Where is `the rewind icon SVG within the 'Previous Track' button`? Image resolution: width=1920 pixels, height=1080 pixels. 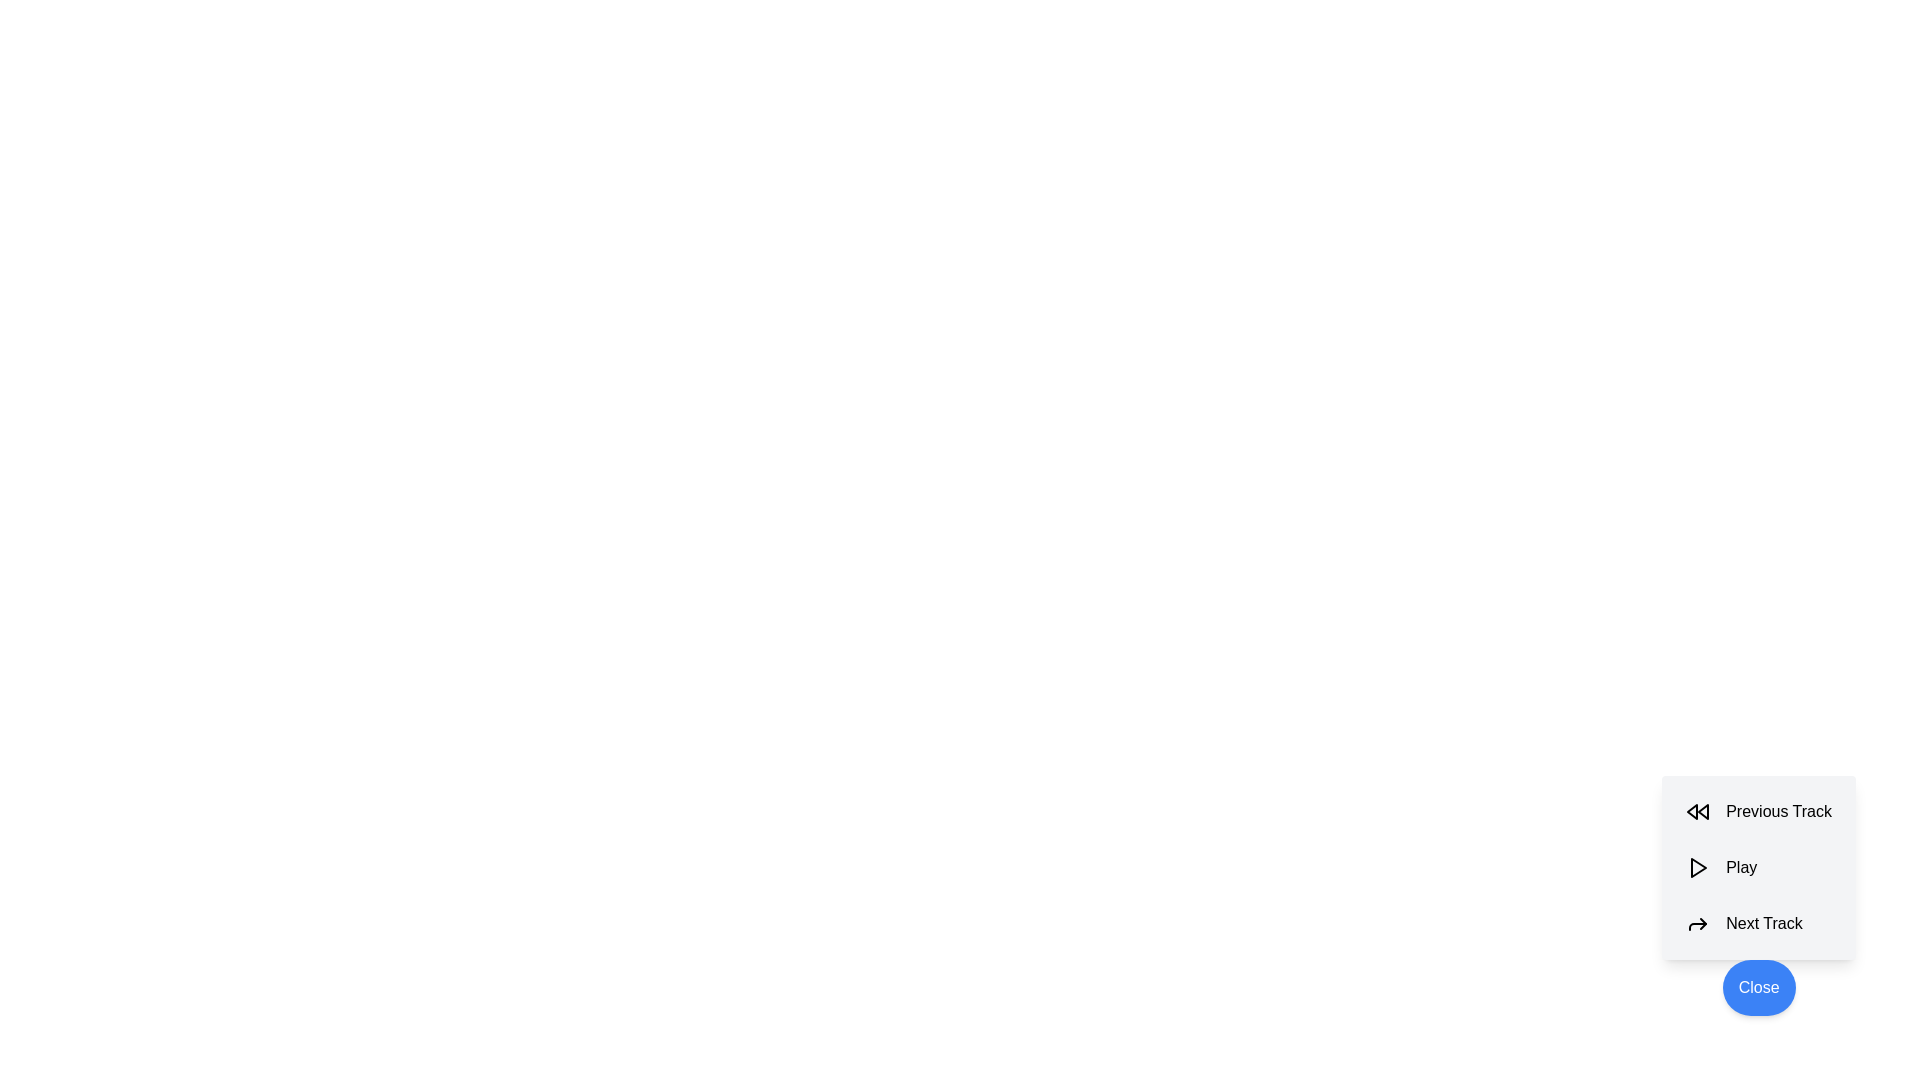 the rewind icon SVG within the 'Previous Track' button is located at coordinates (1697, 812).